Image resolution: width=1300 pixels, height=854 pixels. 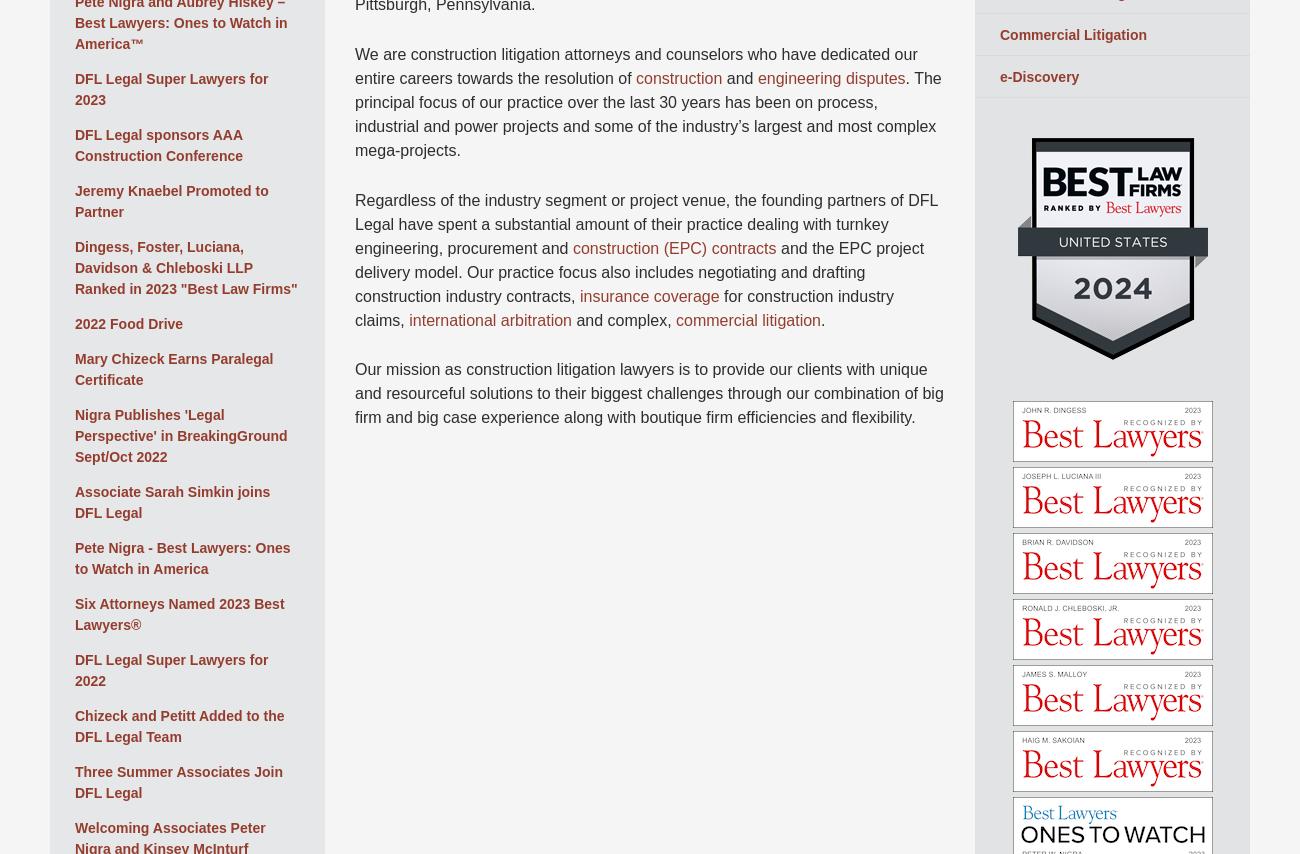 What do you see at coordinates (1073, 33) in the screenshot?
I see `'Commercial Litigation'` at bounding box center [1073, 33].